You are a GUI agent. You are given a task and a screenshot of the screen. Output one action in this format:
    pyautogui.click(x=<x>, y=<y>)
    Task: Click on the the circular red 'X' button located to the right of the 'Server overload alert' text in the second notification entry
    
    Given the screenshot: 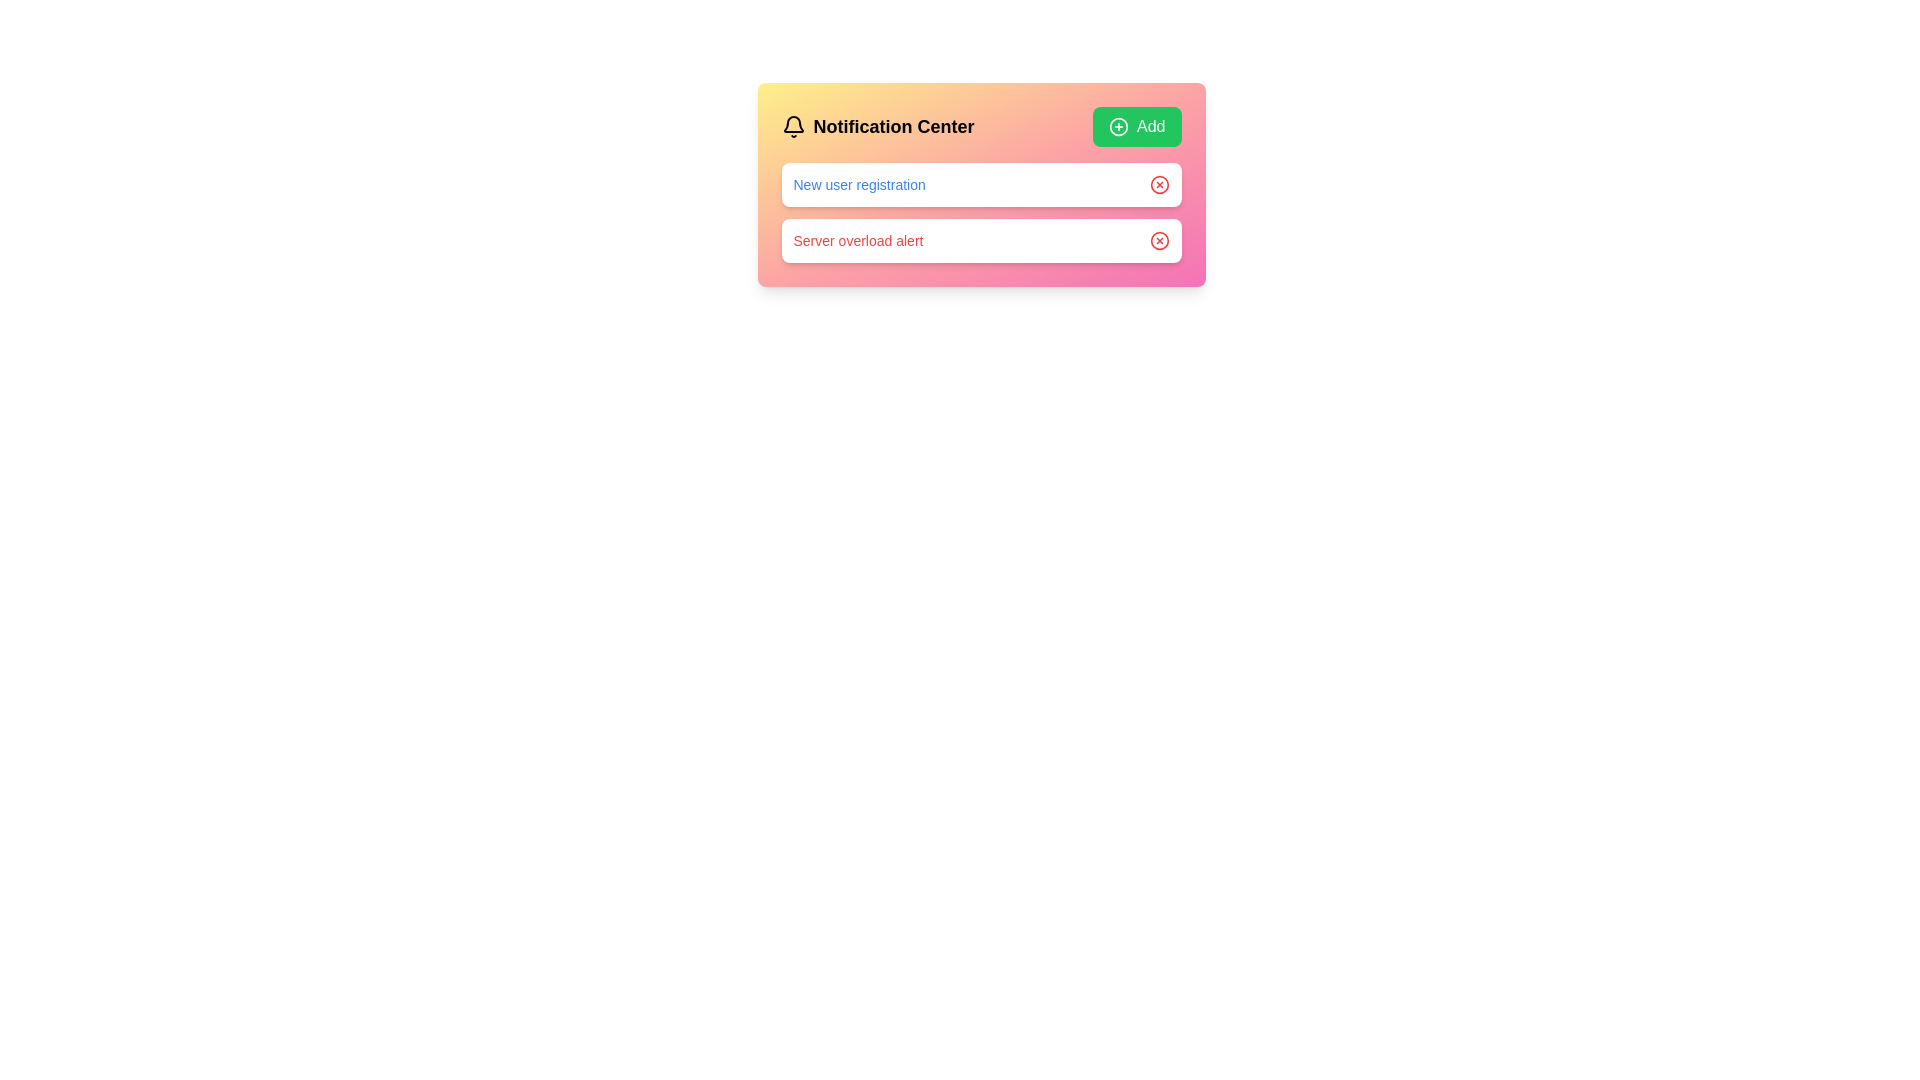 What is the action you would take?
    pyautogui.click(x=1159, y=239)
    